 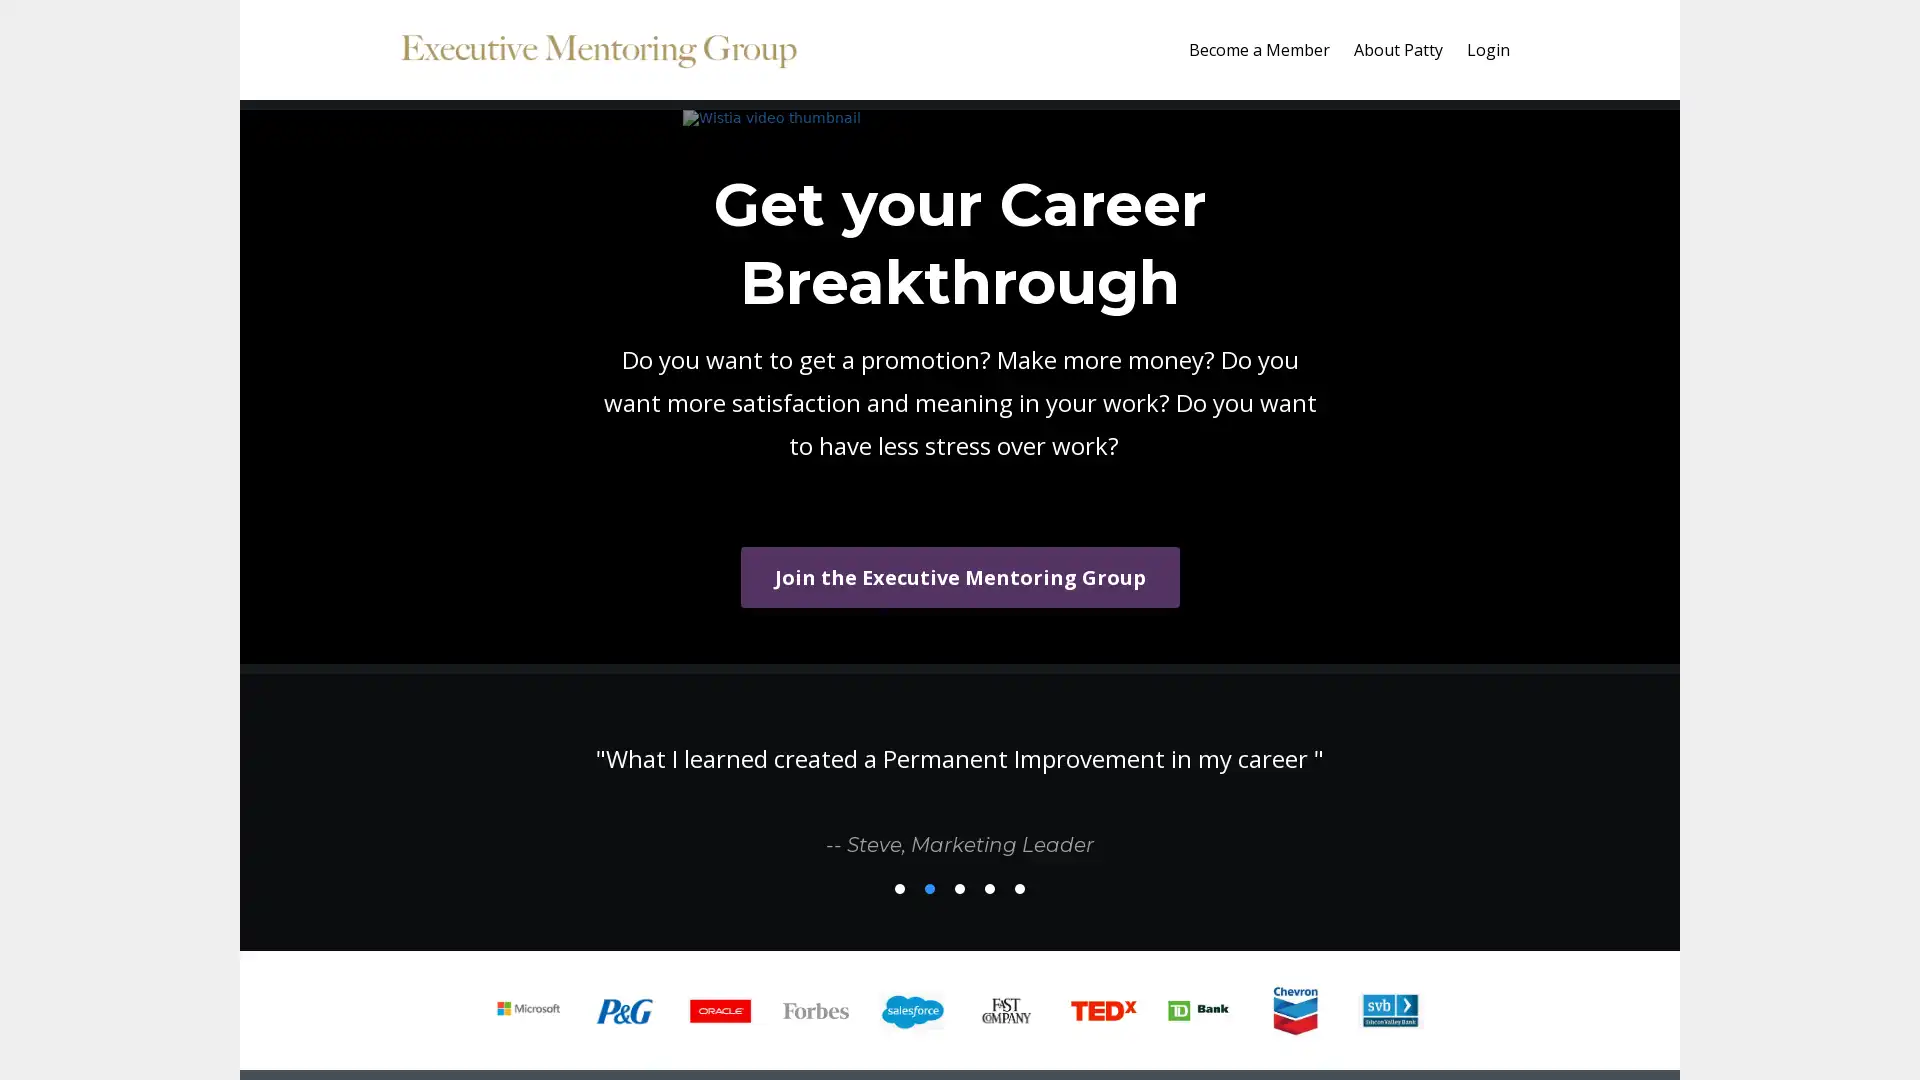 What do you see at coordinates (1019, 886) in the screenshot?
I see `5` at bounding box center [1019, 886].